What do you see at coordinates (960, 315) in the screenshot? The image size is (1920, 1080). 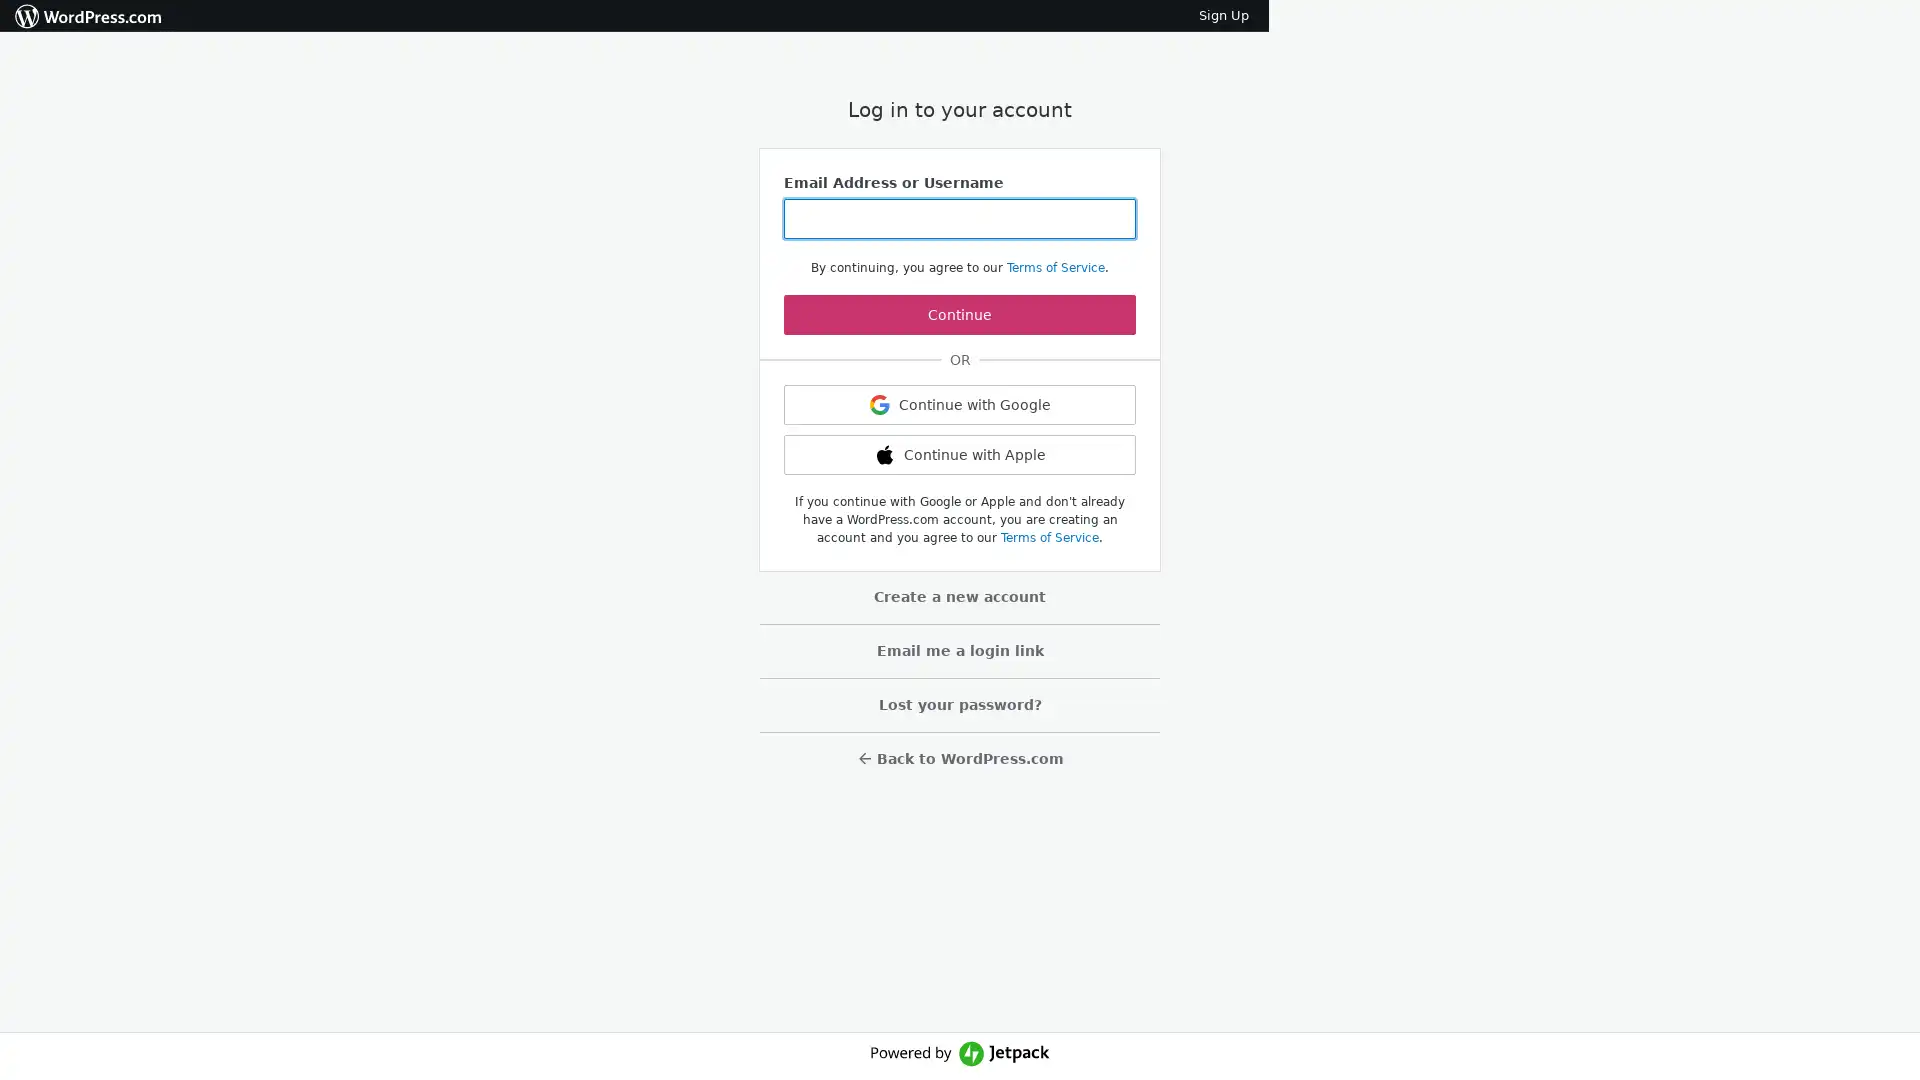 I see `Continue` at bounding box center [960, 315].